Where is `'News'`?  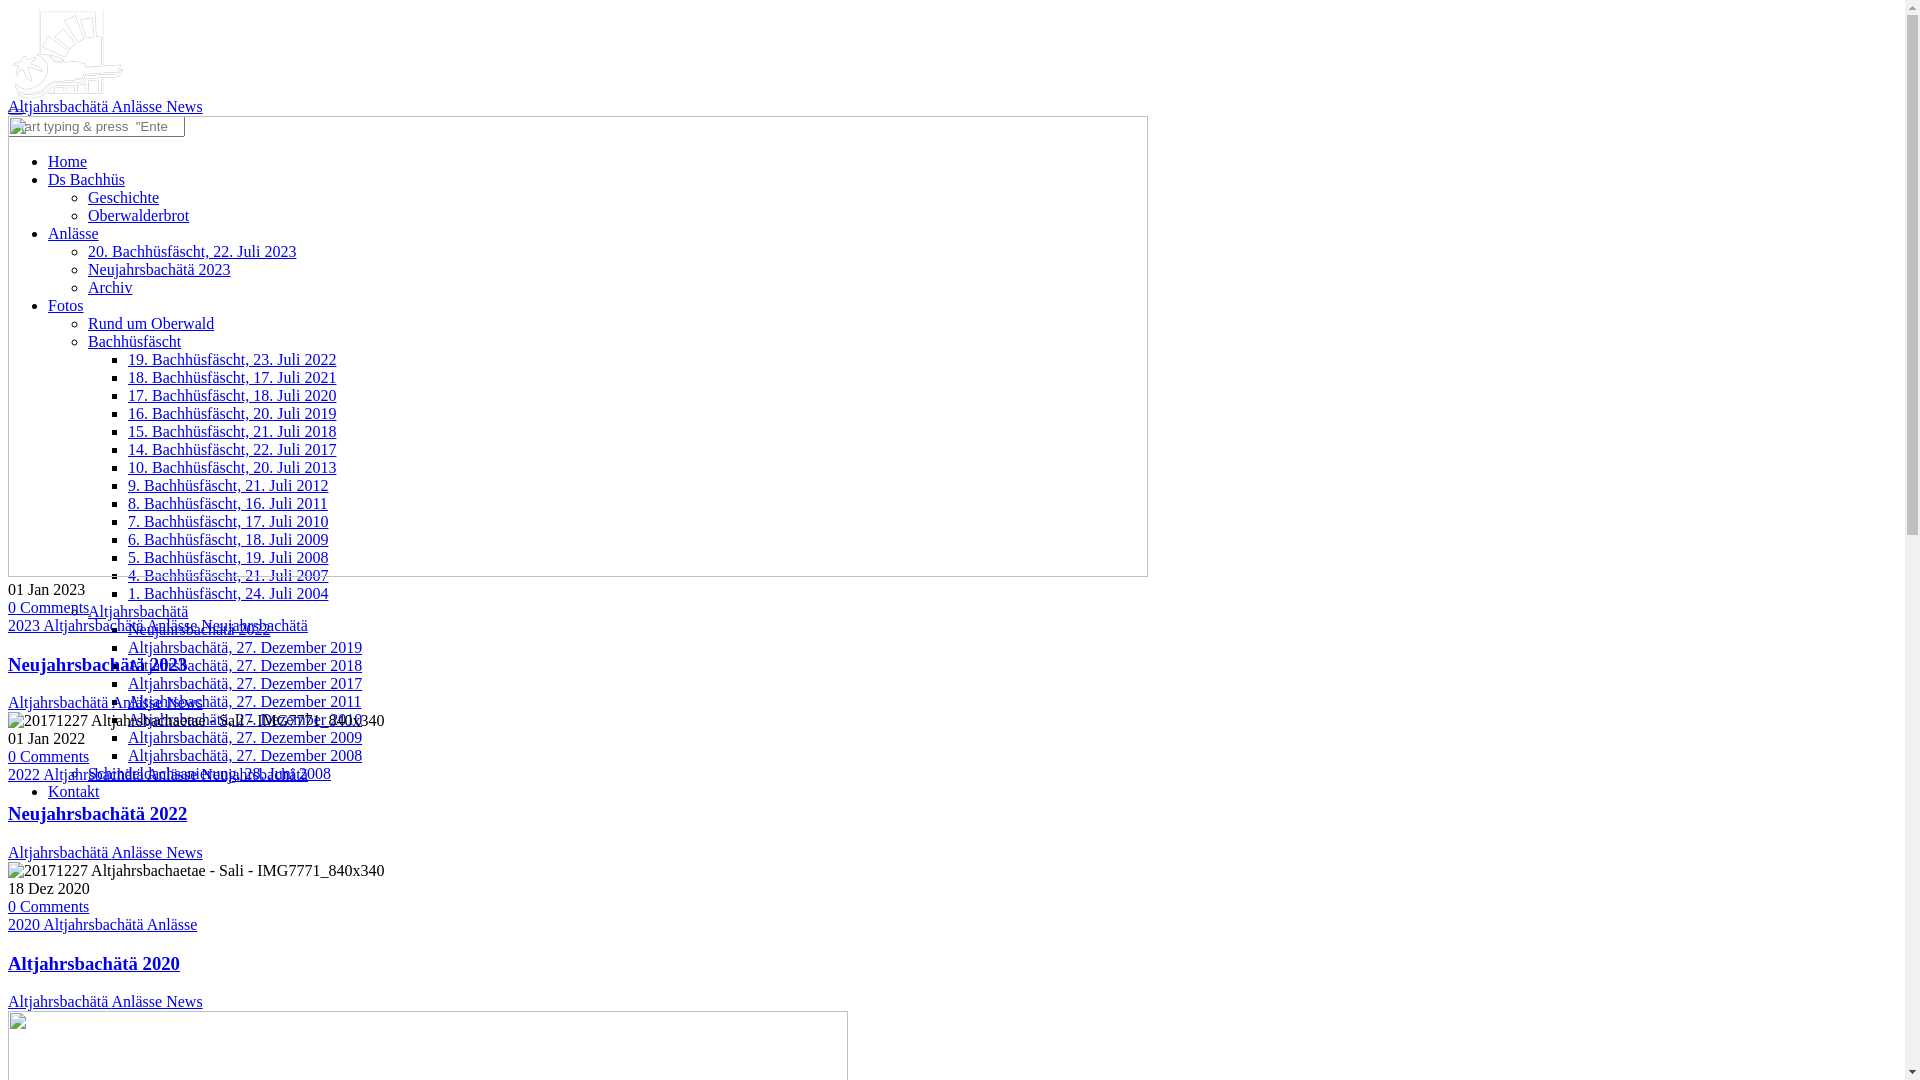 'News' is located at coordinates (183, 701).